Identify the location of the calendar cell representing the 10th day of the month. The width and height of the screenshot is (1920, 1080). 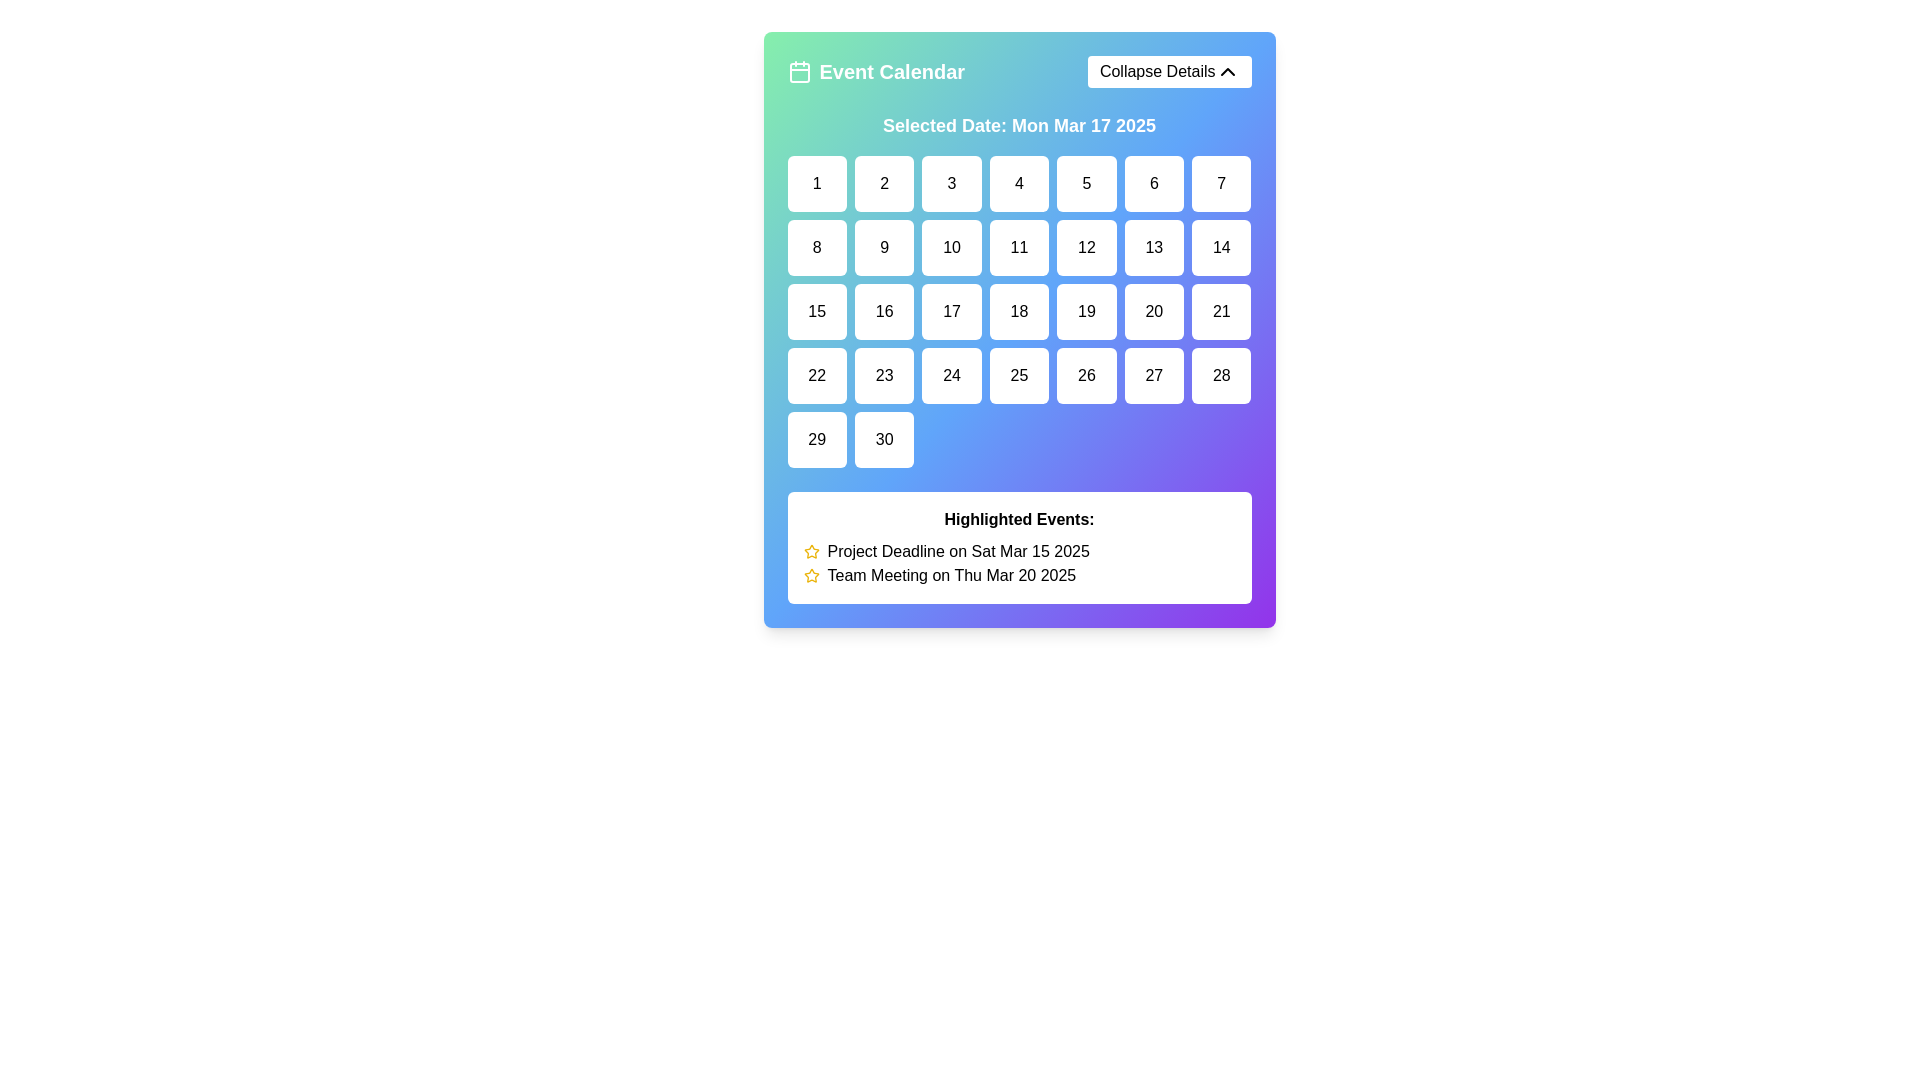
(951, 246).